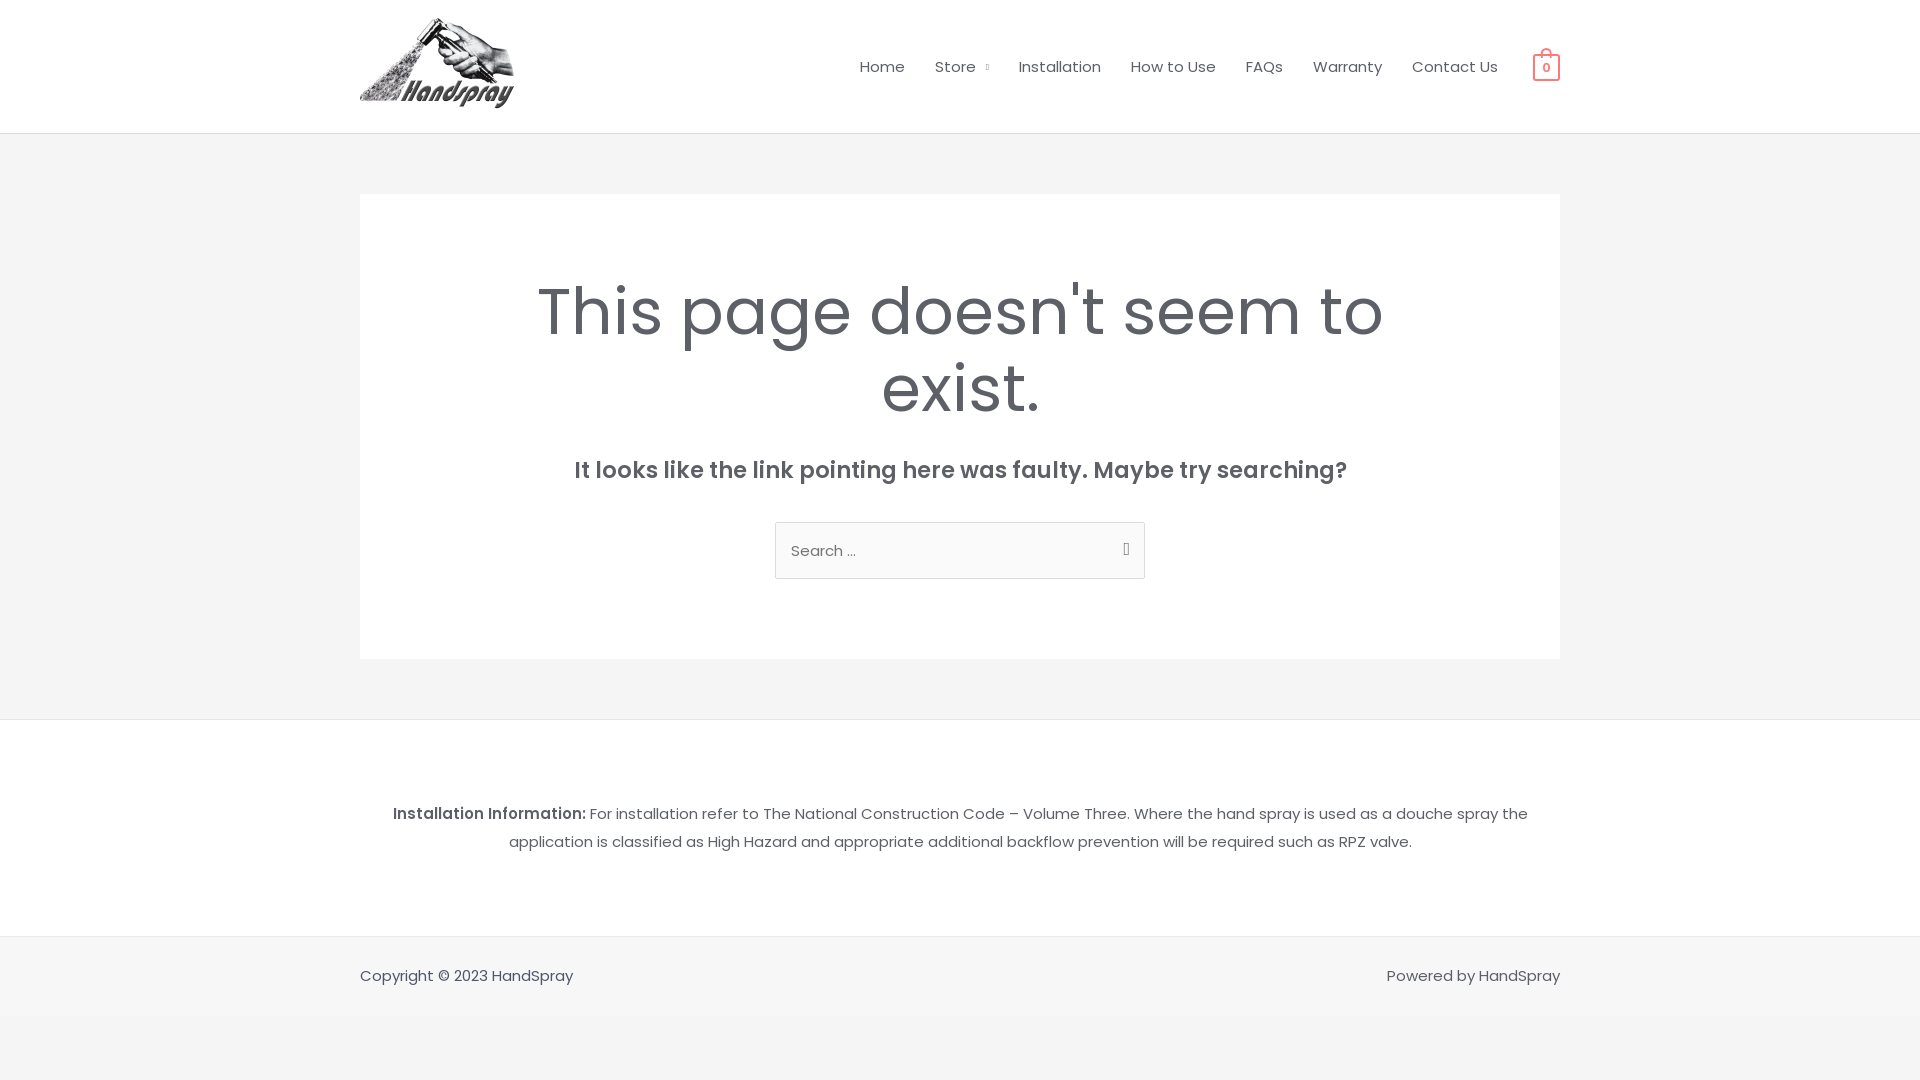 This screenshot has width=1920, height=1080. Describe the element at coordinates (881, 65) in the screenshot. I see `'Home'` at that location.